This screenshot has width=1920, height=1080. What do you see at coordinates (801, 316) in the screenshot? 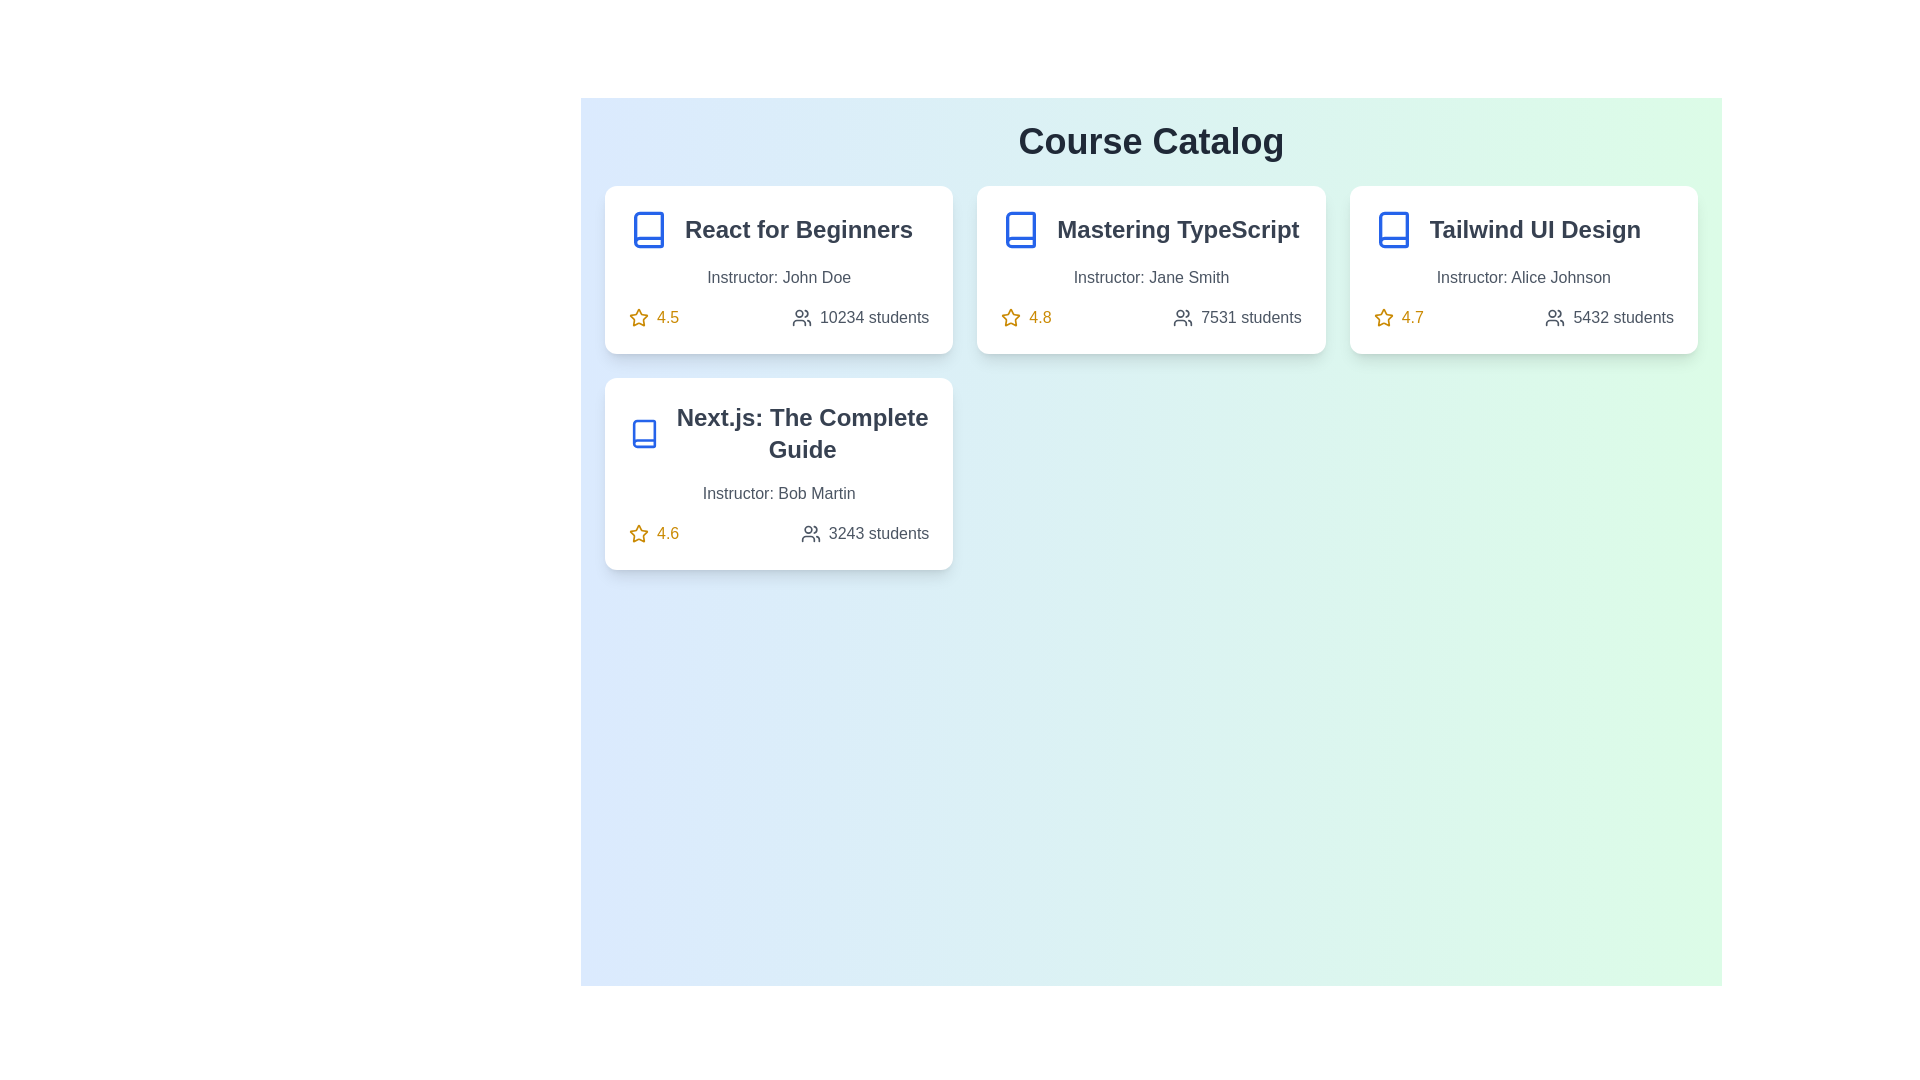
I see `the student enrollment icon located at the bottom left corner of the 'React for Beginners' course card, which visually represents the number of students enrolled` at bounding box center [801, 316].